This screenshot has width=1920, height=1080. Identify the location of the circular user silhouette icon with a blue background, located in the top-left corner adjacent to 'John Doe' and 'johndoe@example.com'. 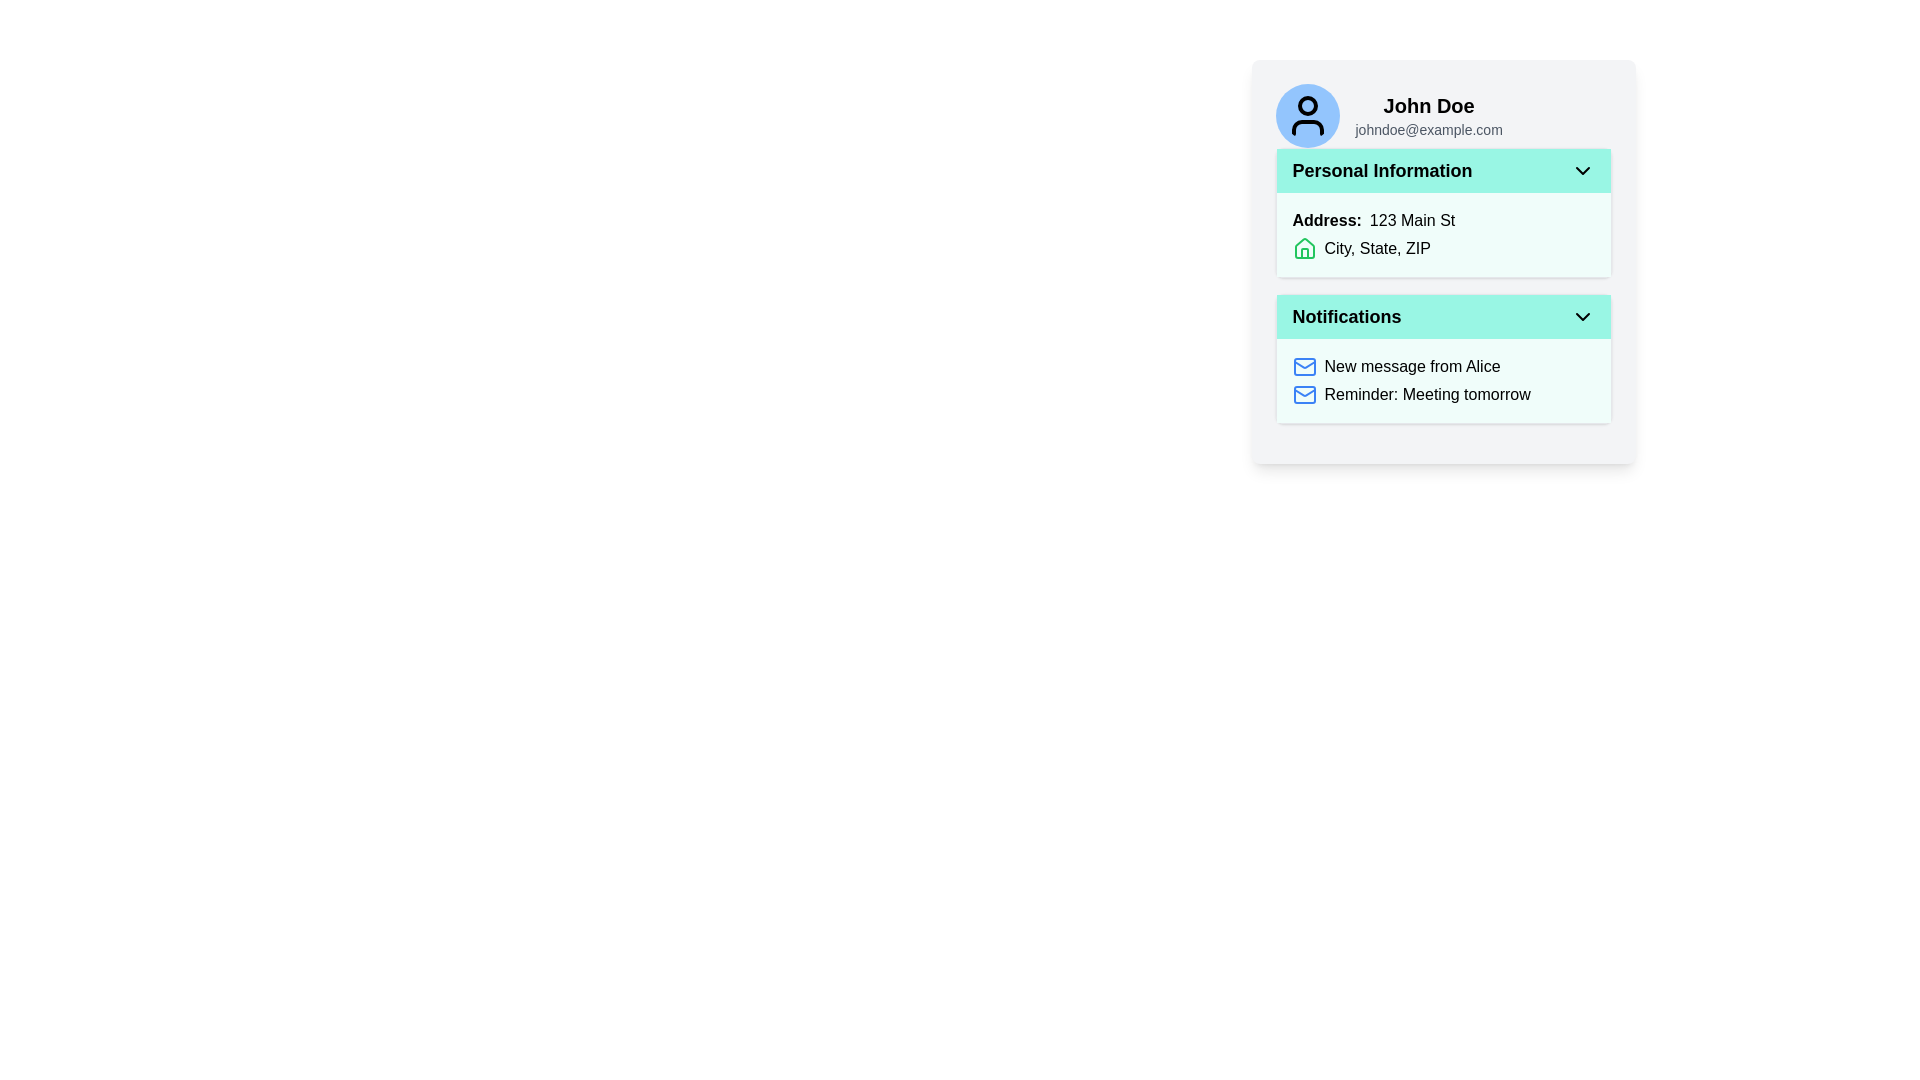
(1307, 115).